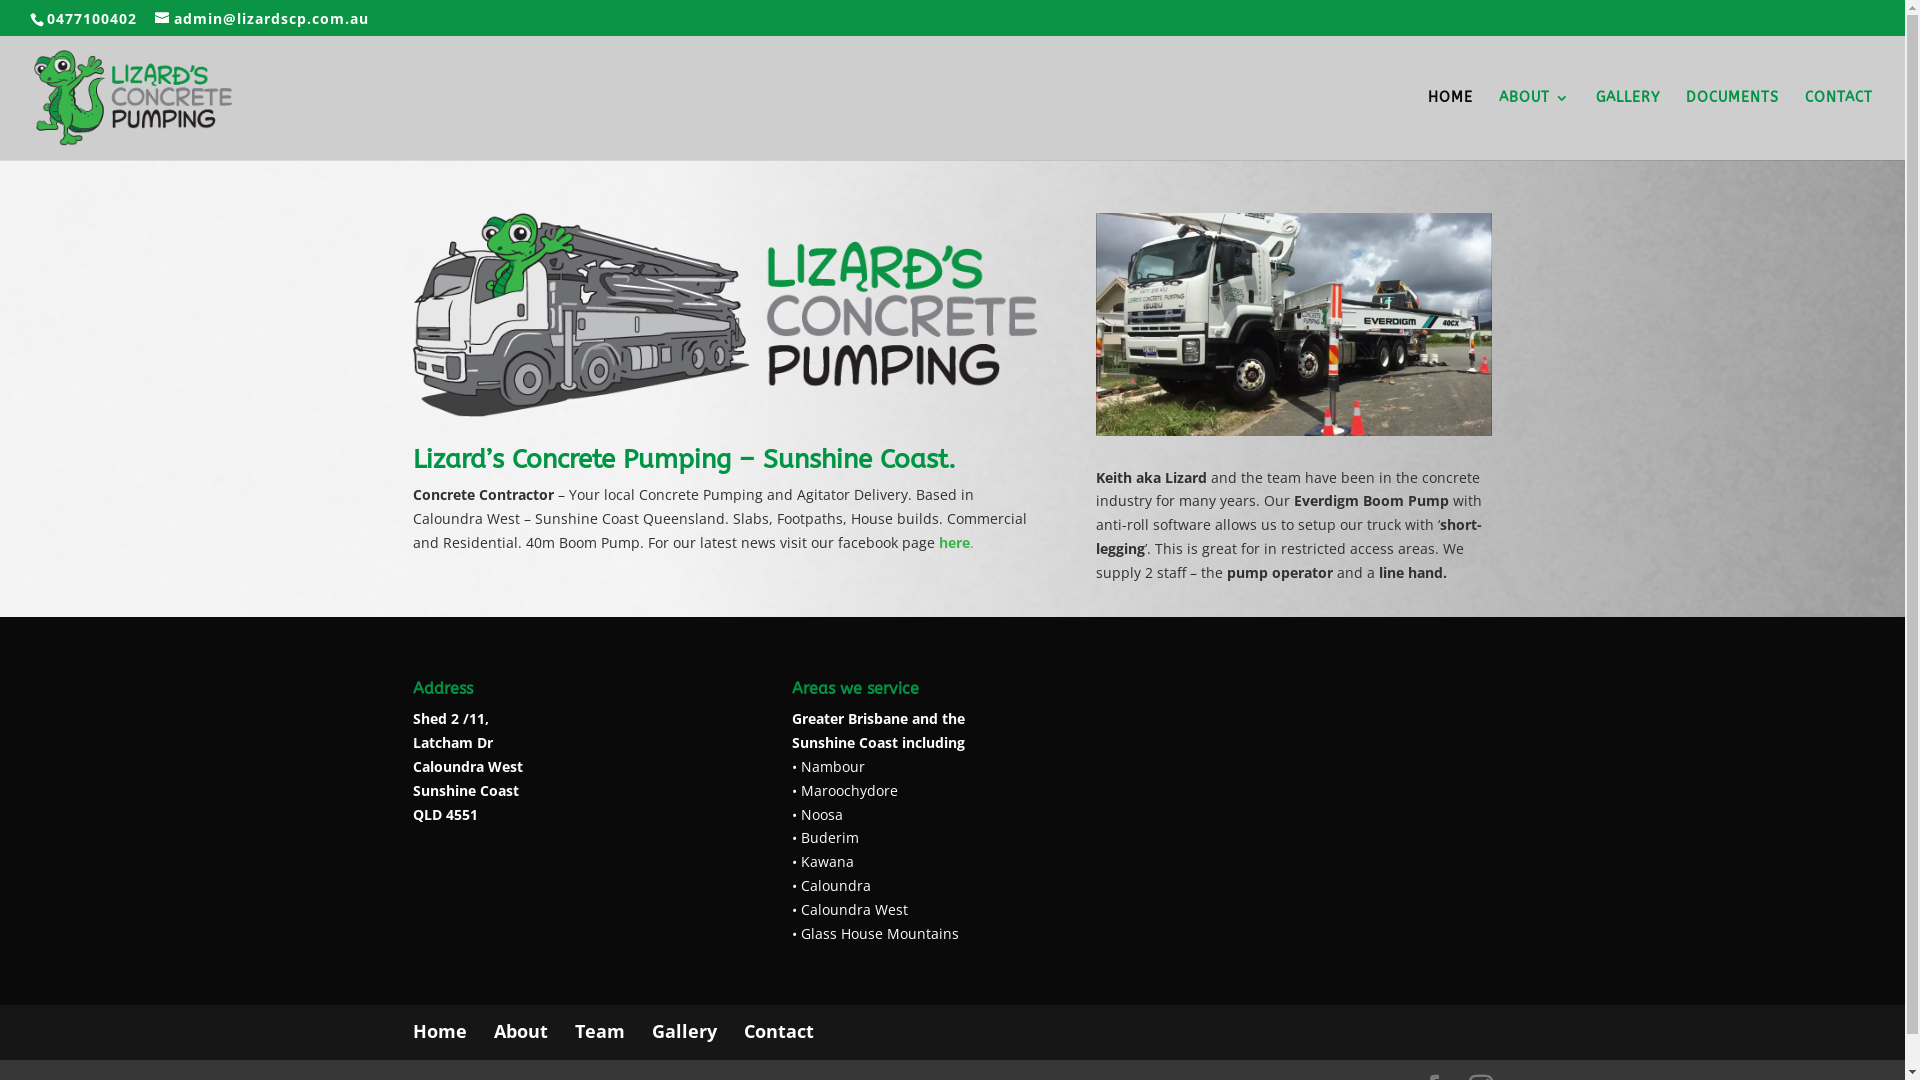 This screenshot has width=1920, height=1080. I want to click on 'ABOUT', so click(1533, 125).